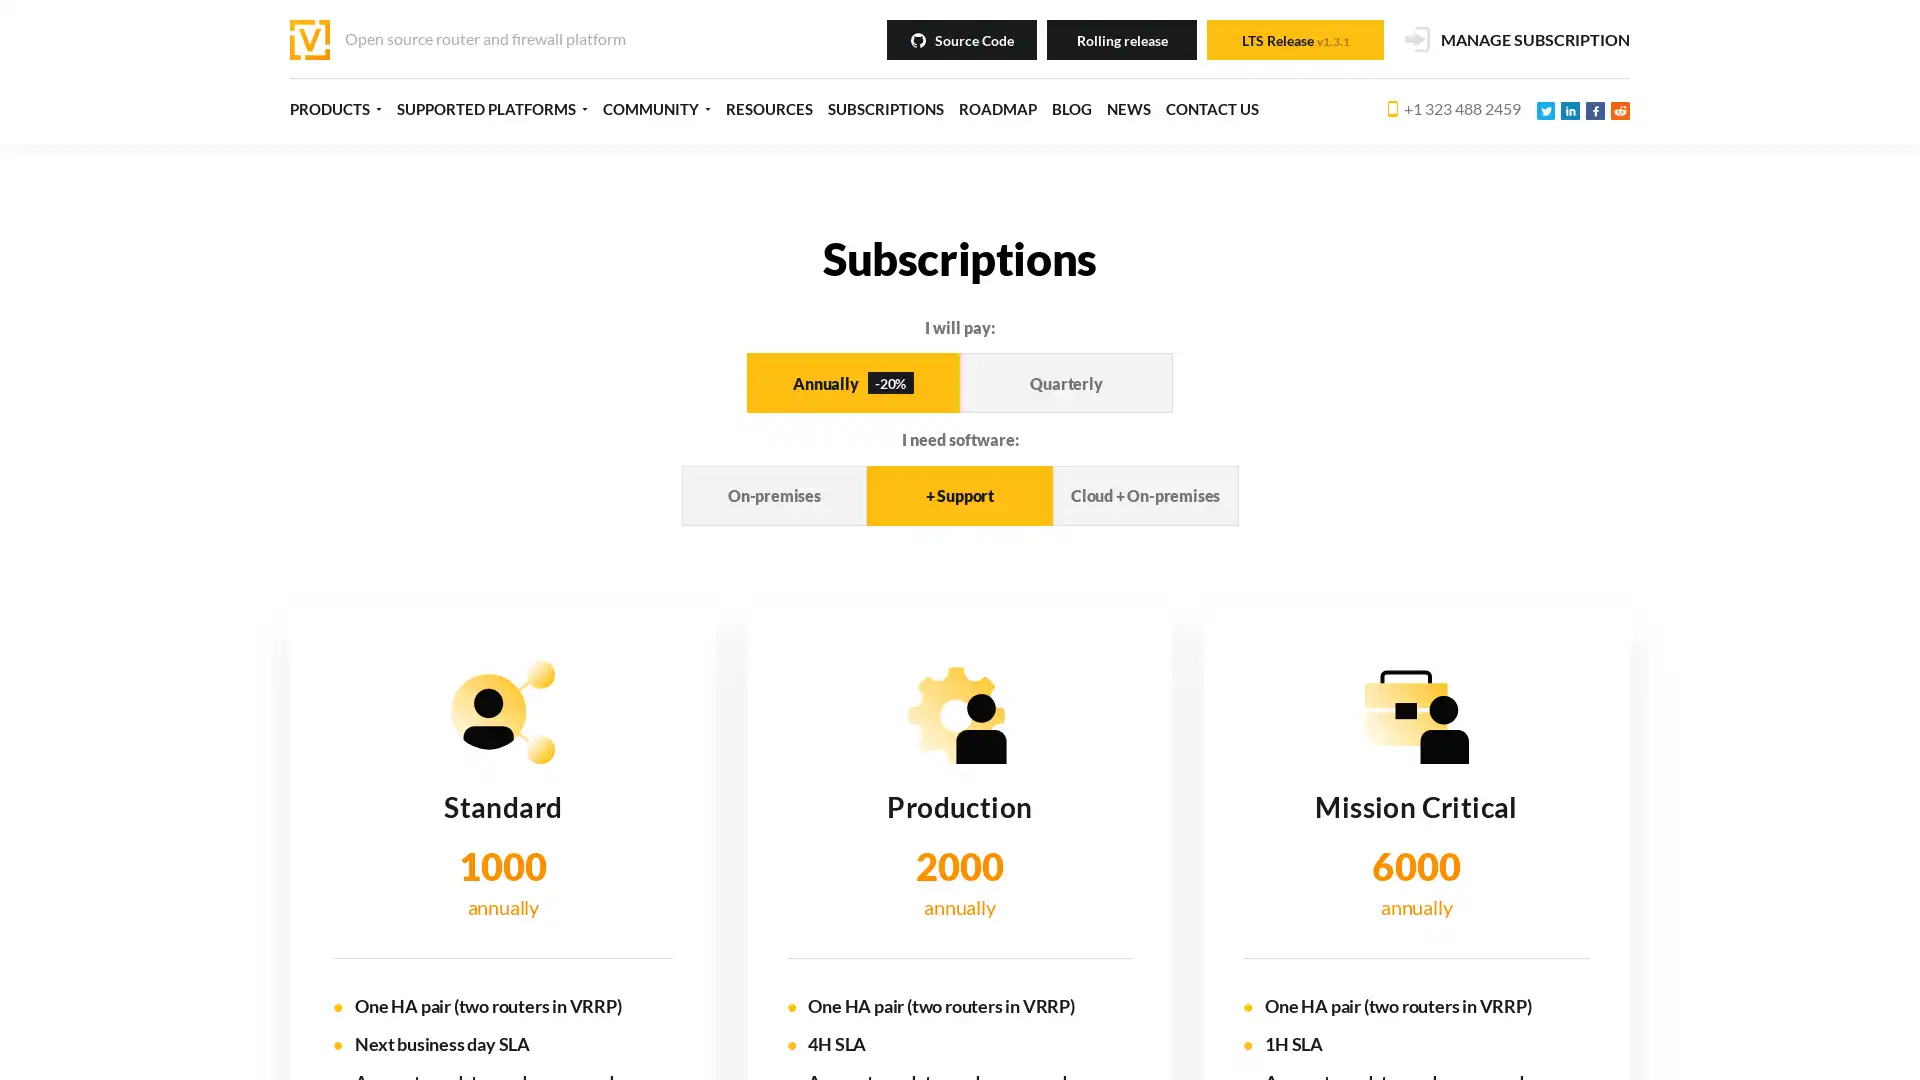  What do you see at coordinates (1065, 382) in the screenshot?
I see `Quarterly` at bounding box center [1065, 382].